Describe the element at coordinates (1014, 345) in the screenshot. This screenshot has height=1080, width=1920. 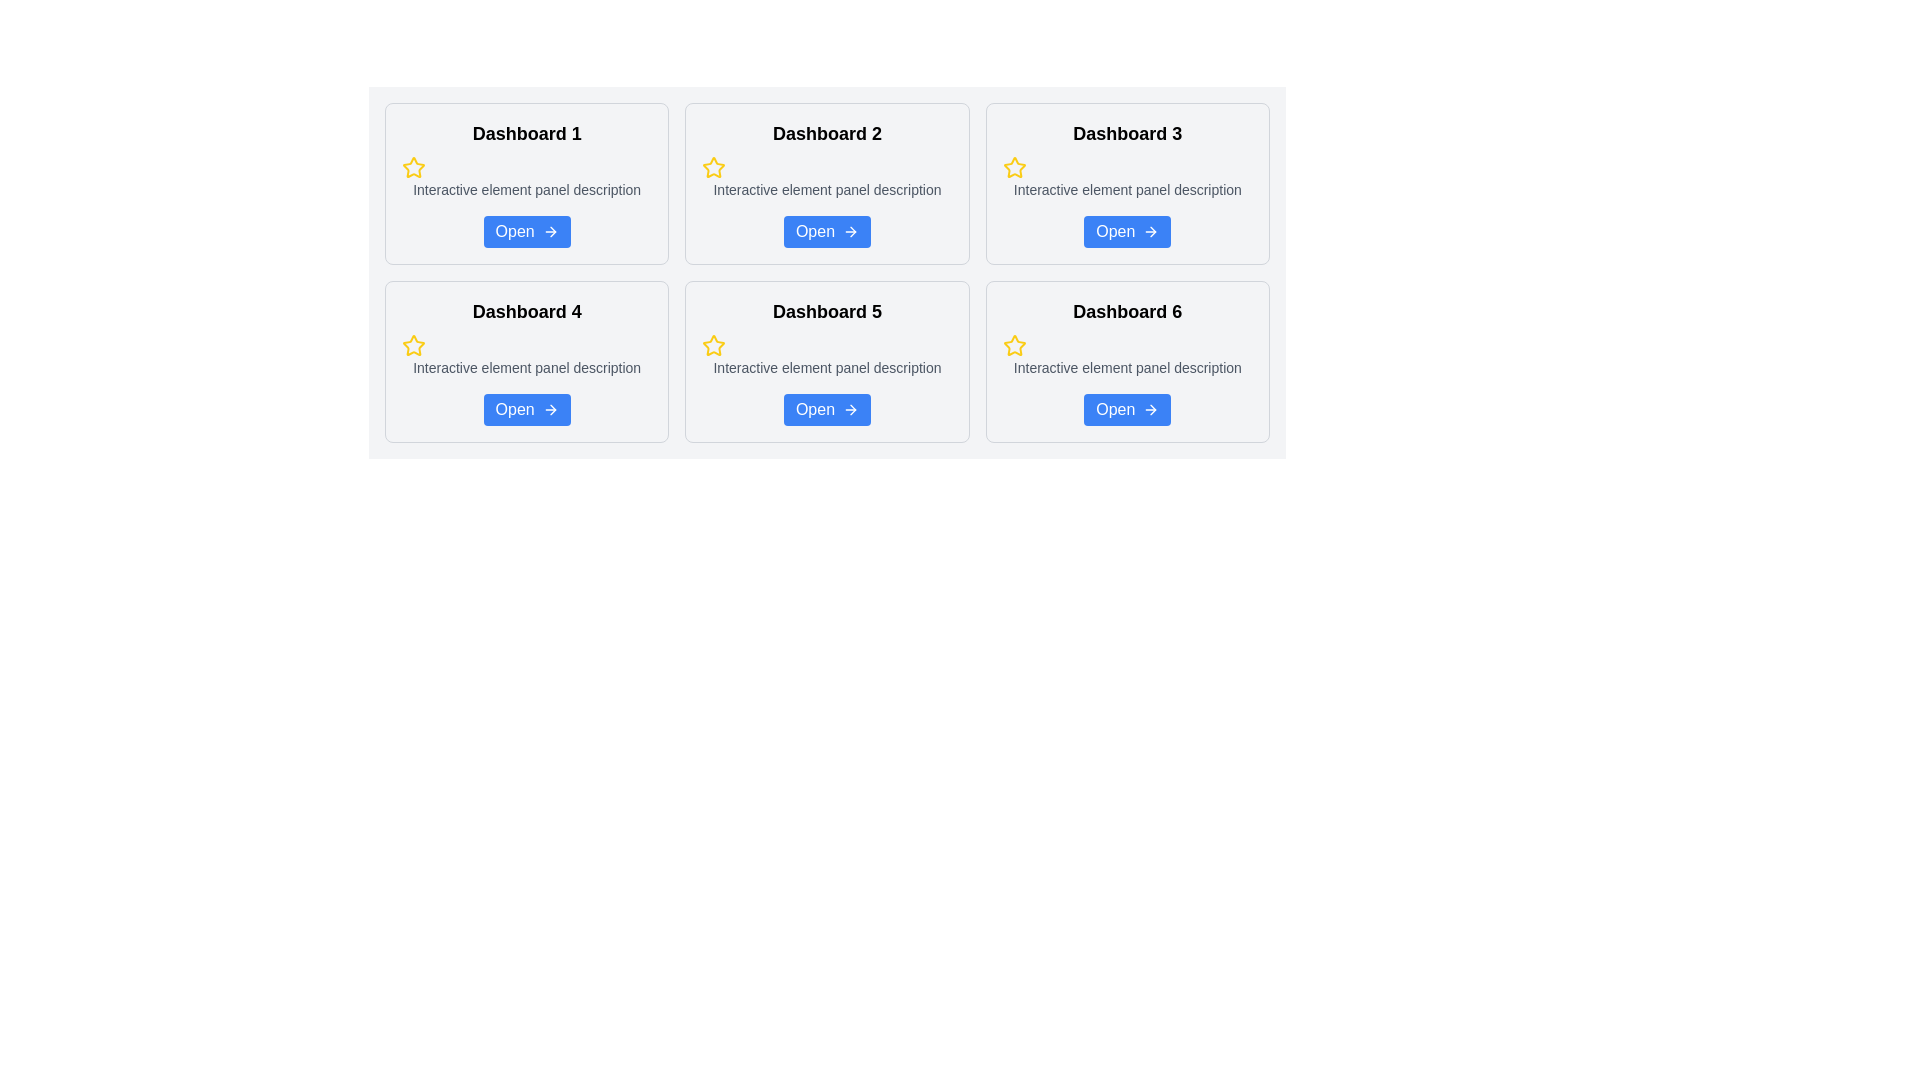
I see `the star icon representing the rating or favorite feature located in the 'Dashboard 6' panel, positioned to the left of the text 'Interactive element panel description'` at that location.